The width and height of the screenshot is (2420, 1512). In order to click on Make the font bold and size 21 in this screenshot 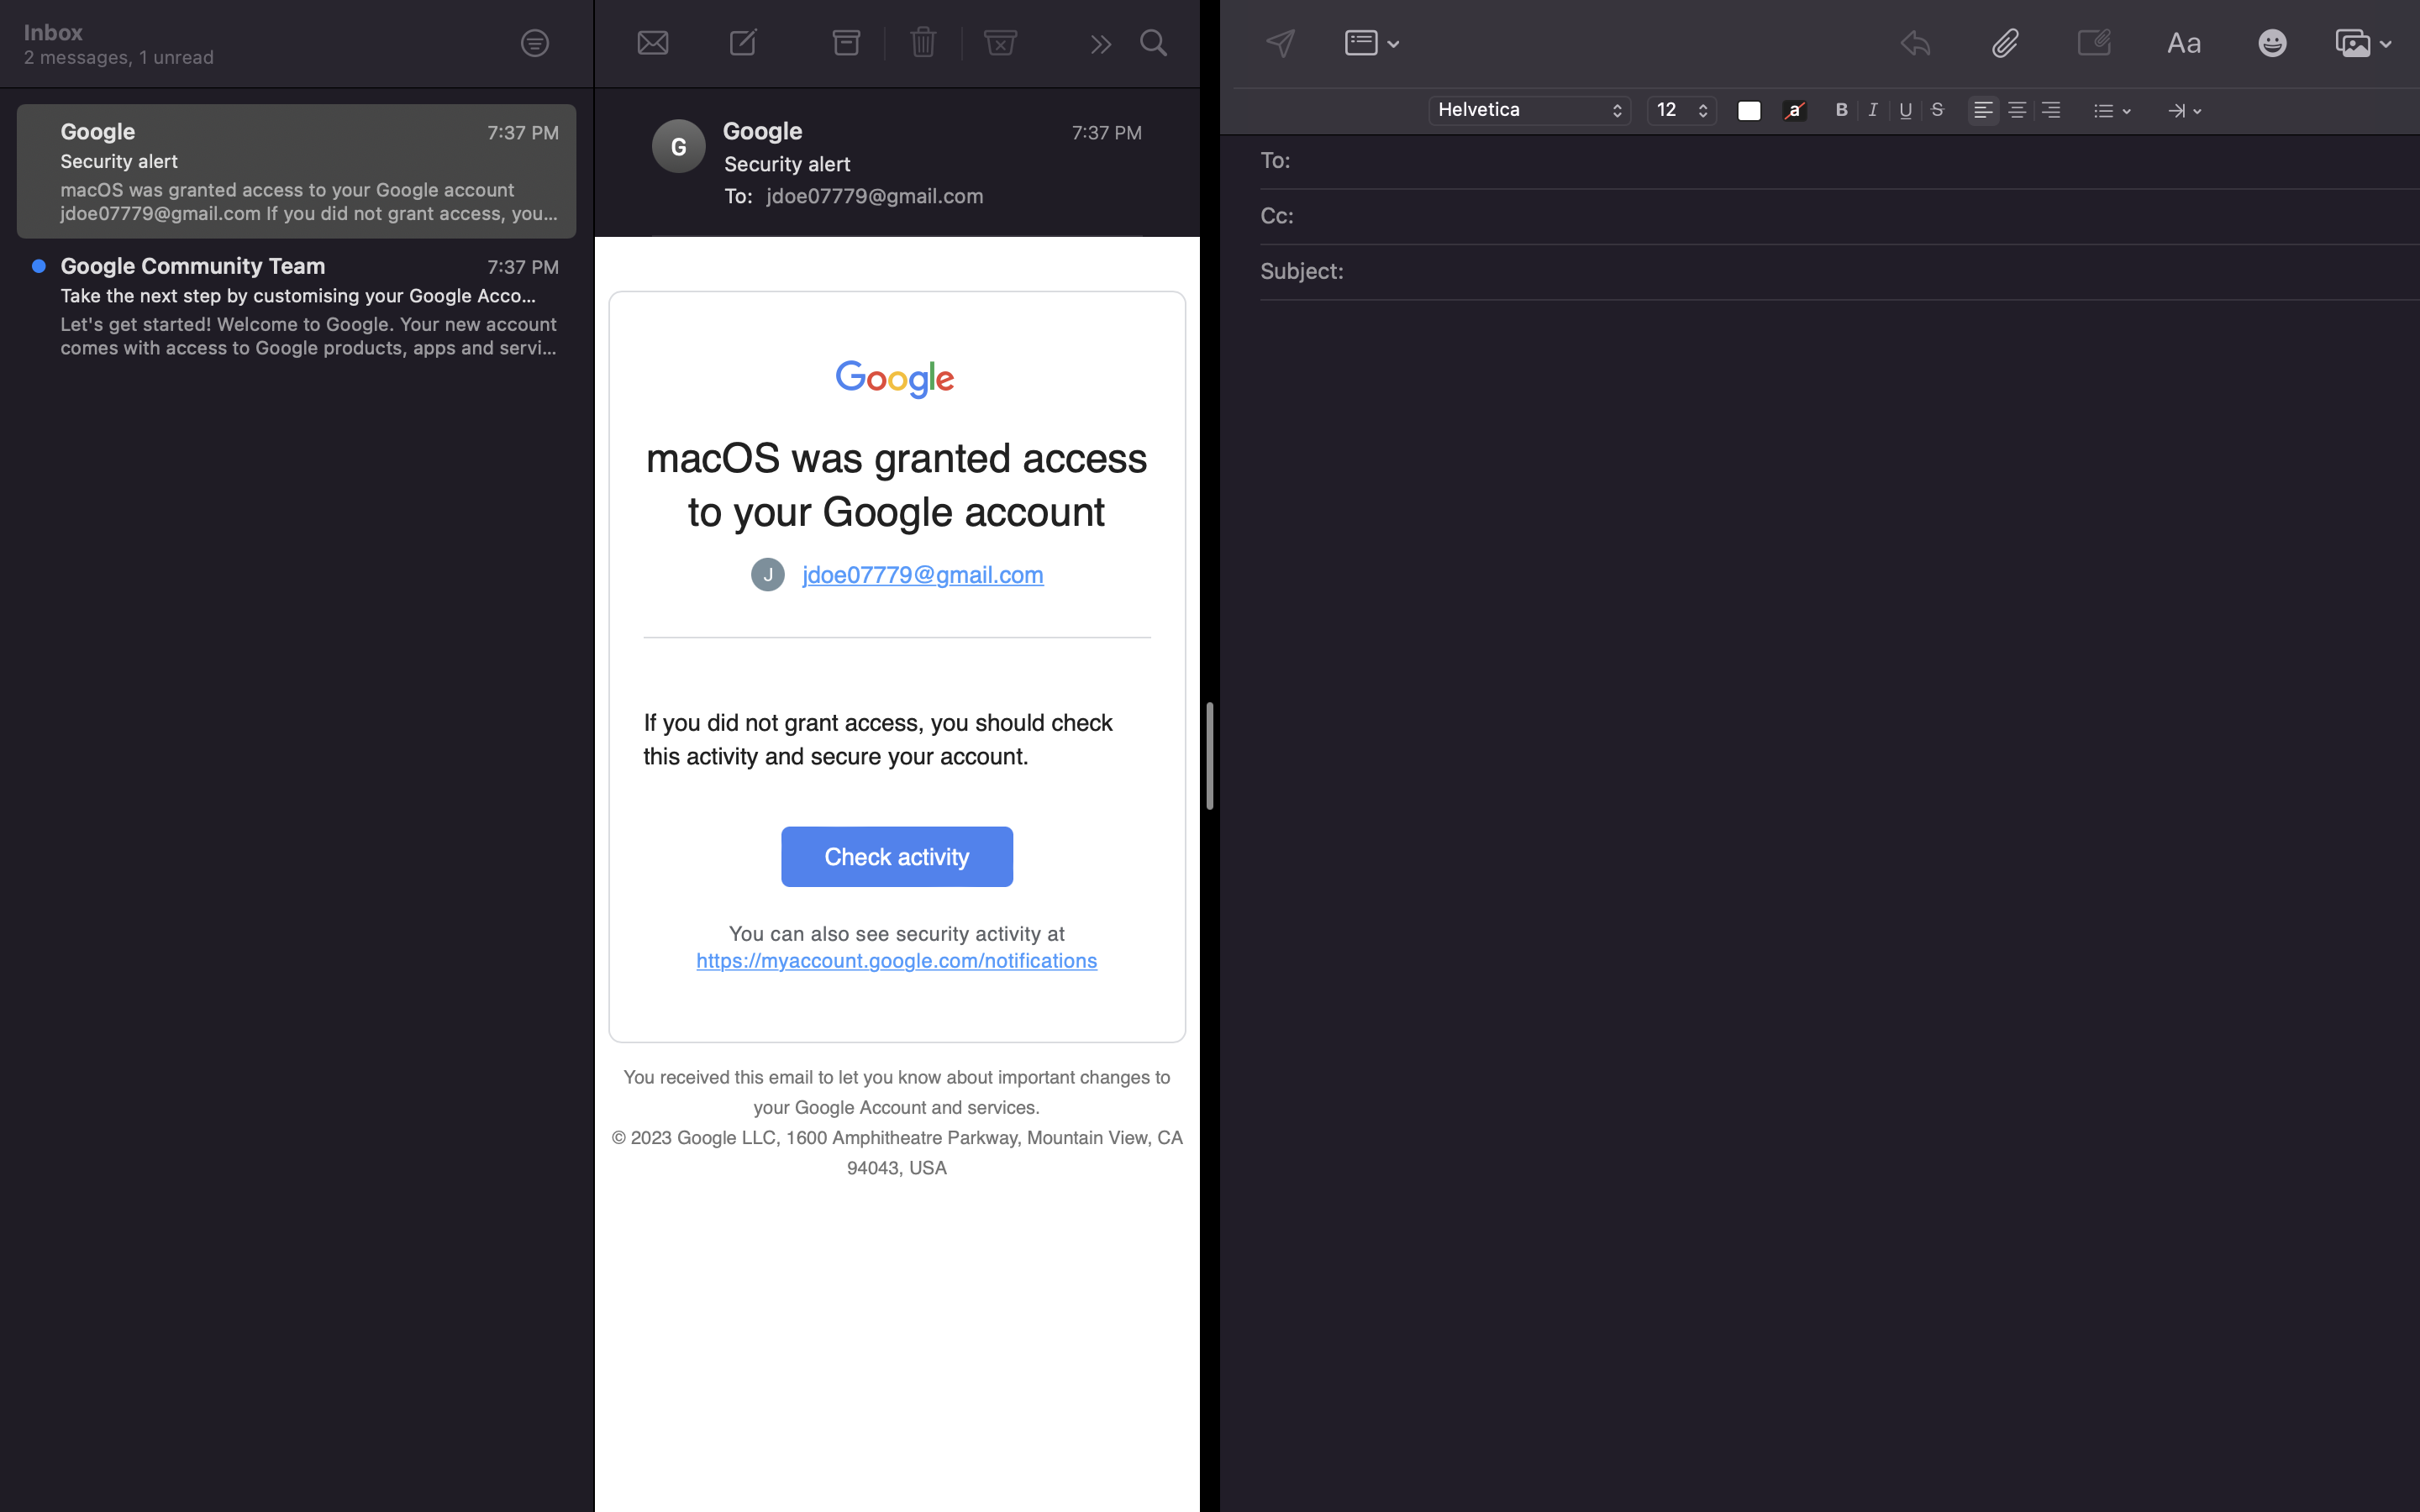, I will do `click(1842, 108)`.